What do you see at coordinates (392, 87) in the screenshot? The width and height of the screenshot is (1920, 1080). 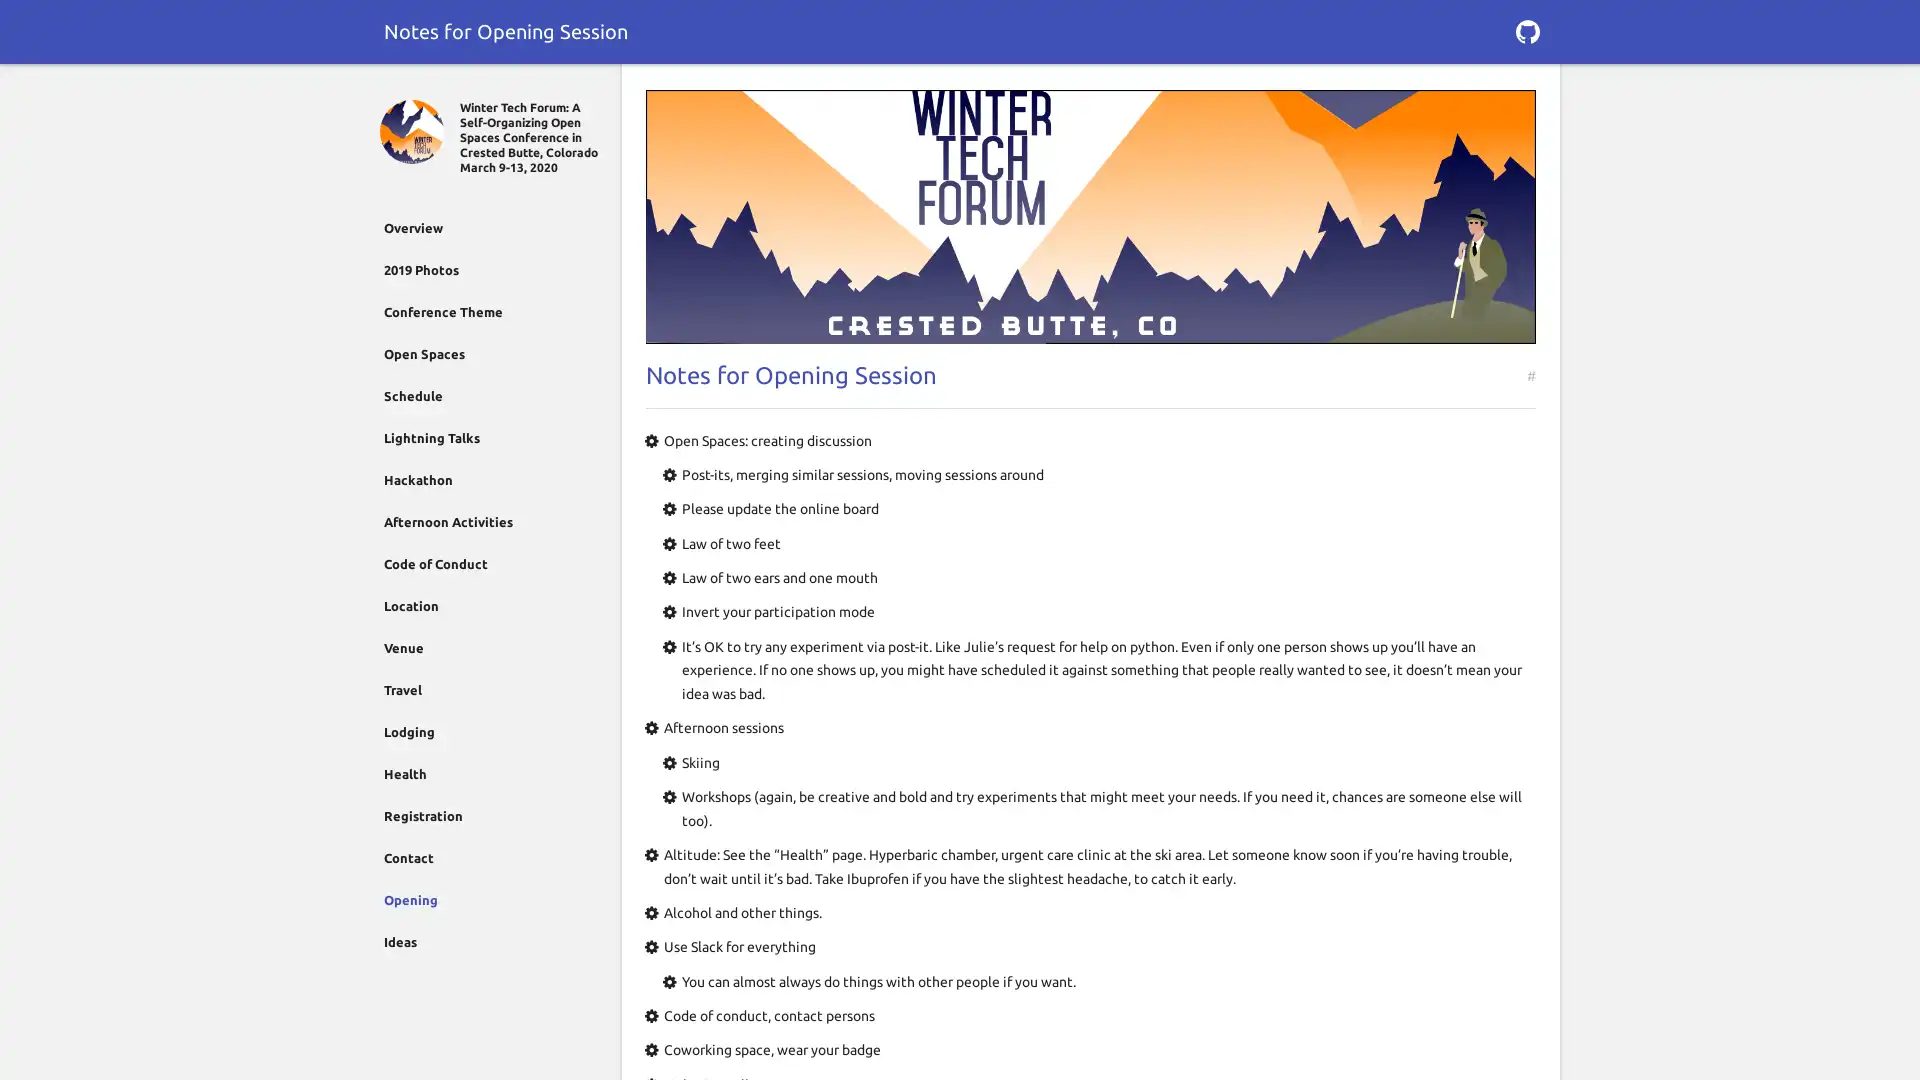 I see `Close` at bounding box center [392, 87].